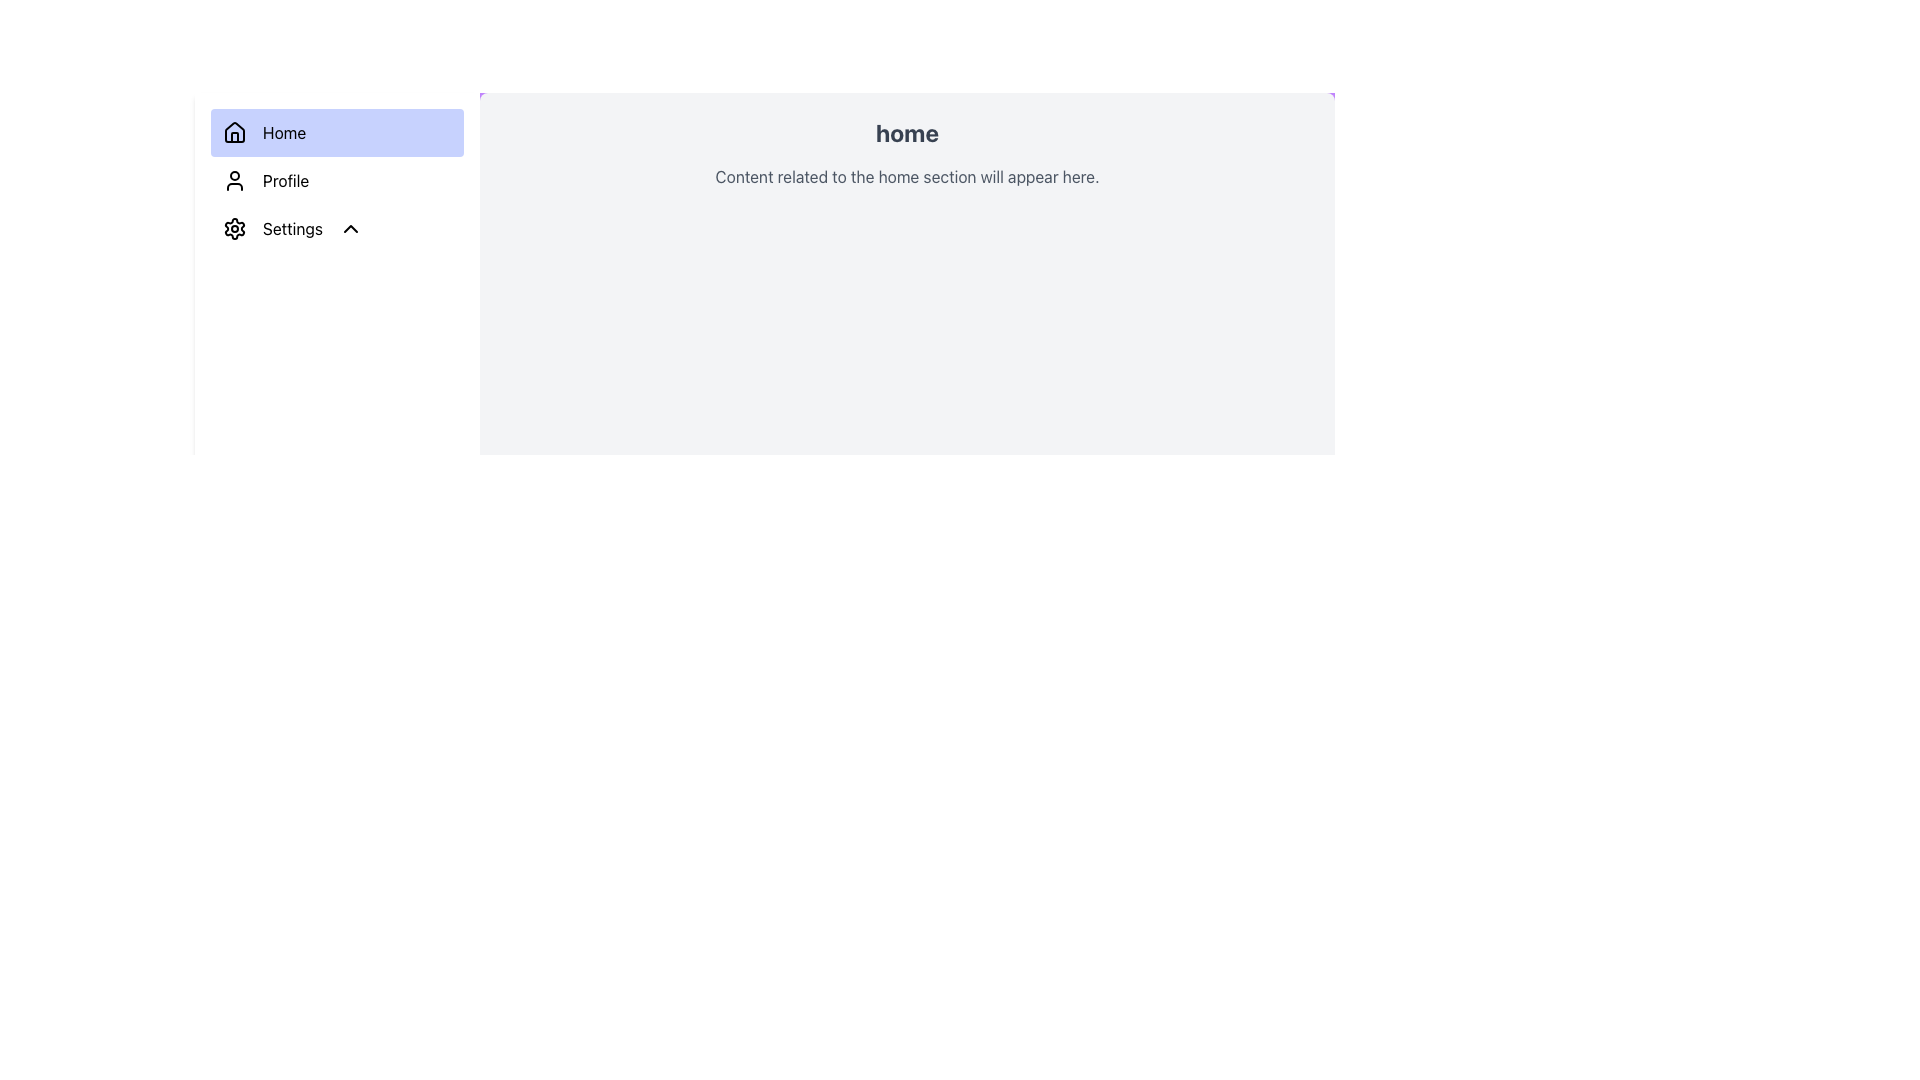 This screenshot has width=1920, height=1080. I want to click on the second item in the vertical navigation menu, so click(337, 181).